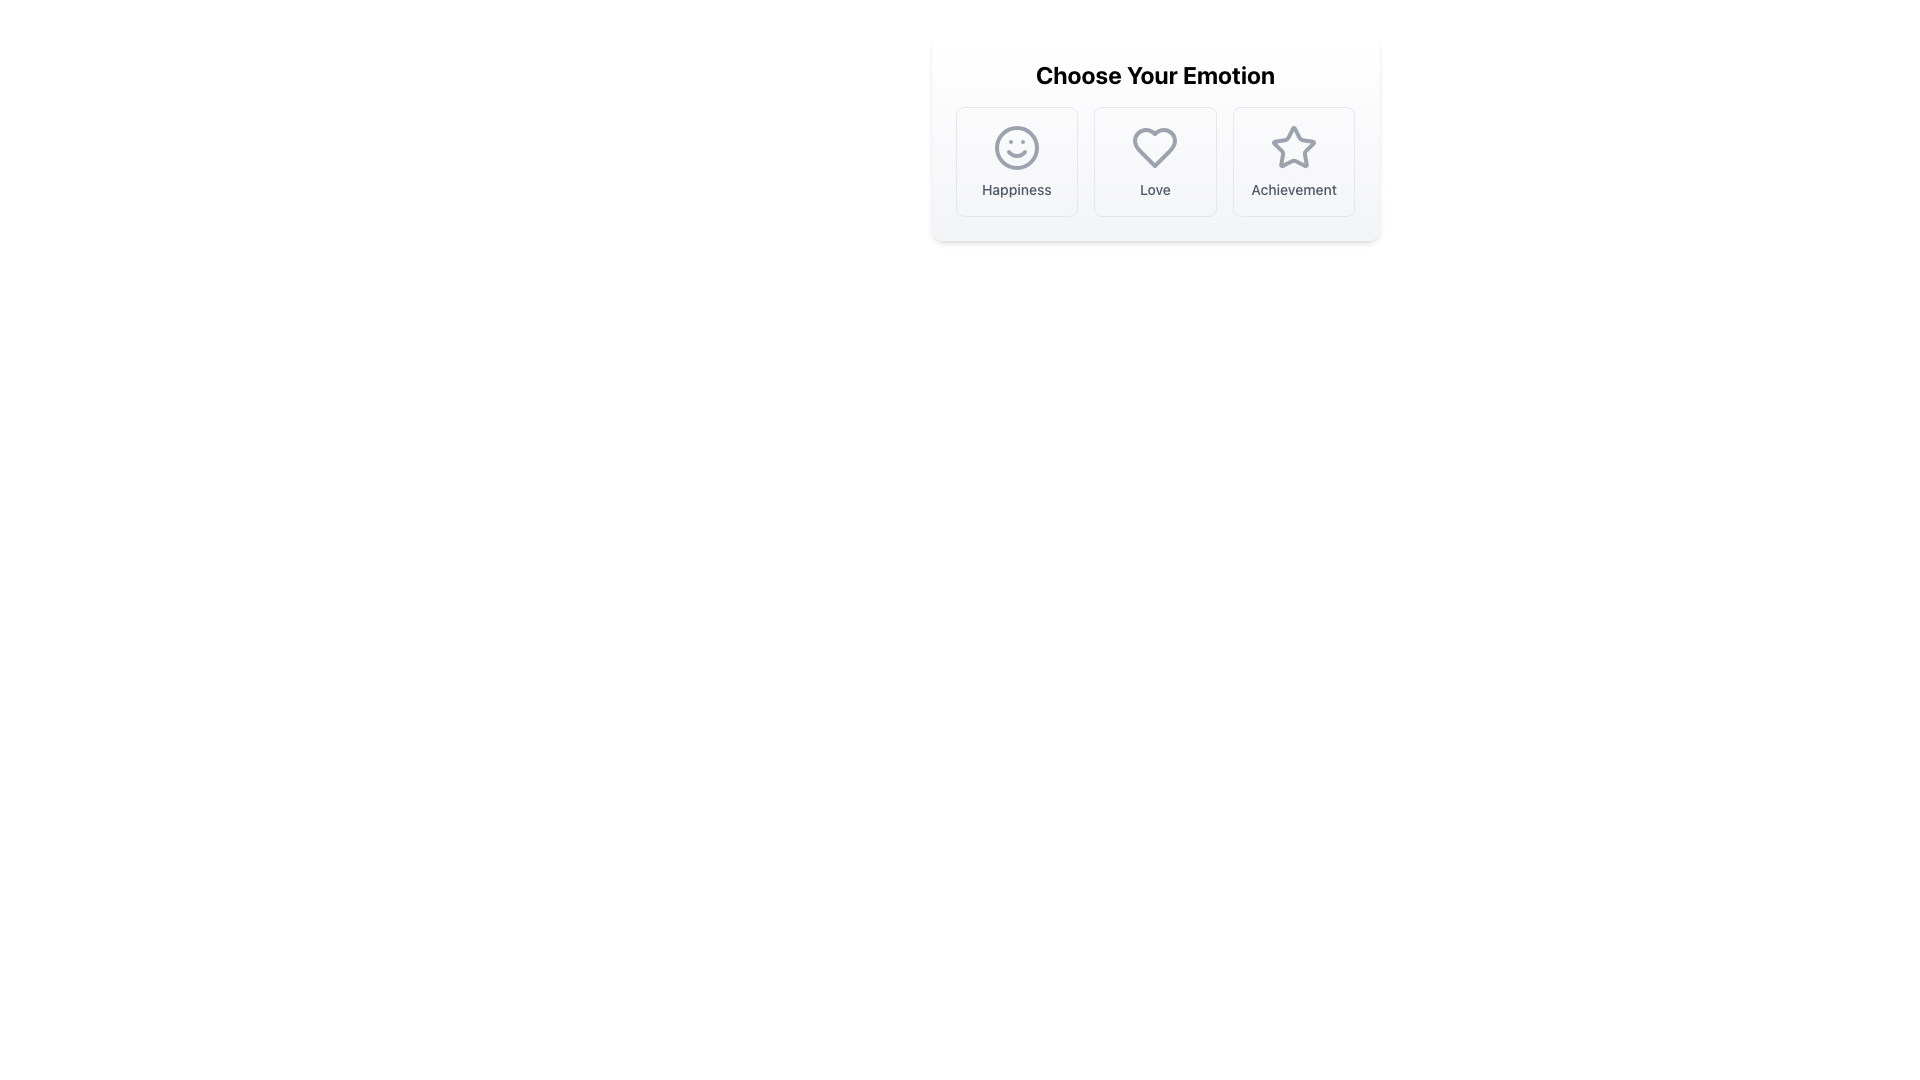  I want to click on the 'Love' option in the selection card titled 'Choose Your Emotion', which is the middle option marked with a heart icon, so click(1155, 137).